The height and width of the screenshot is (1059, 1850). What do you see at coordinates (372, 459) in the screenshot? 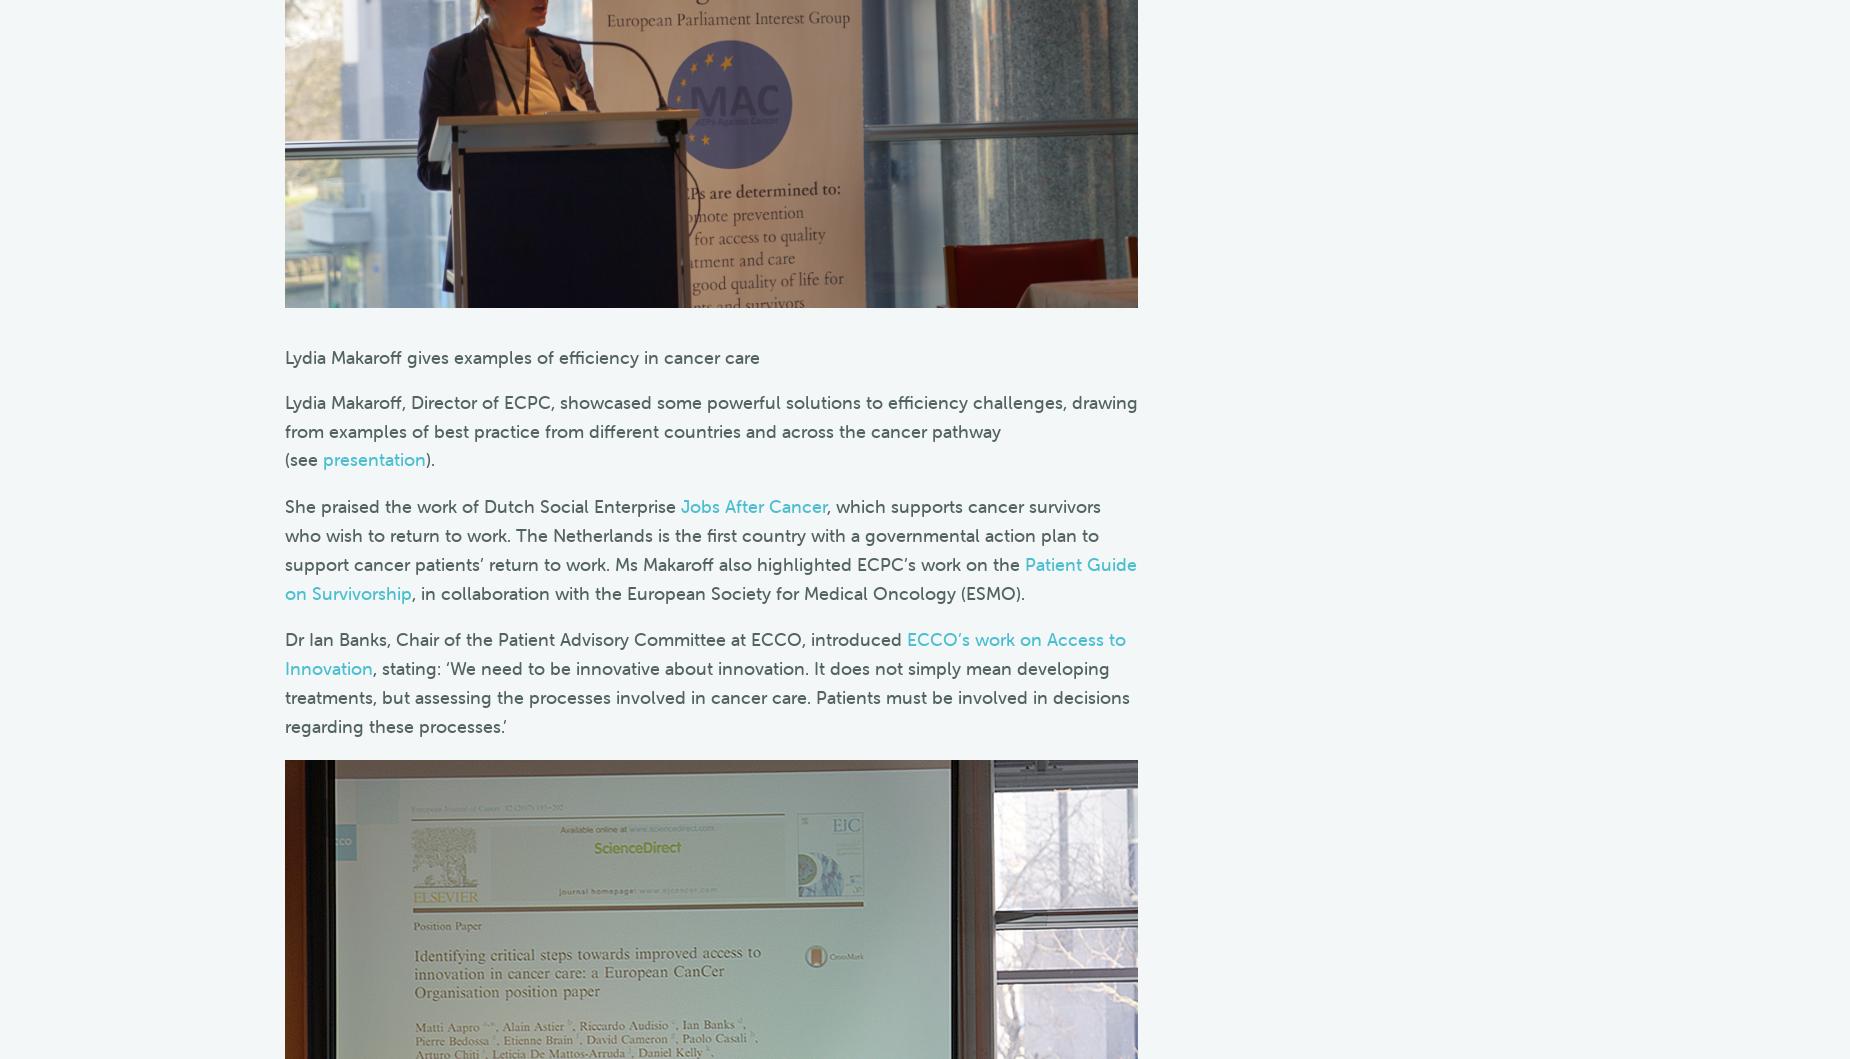
I see `'presentation'` at bounding box center [372, 459].